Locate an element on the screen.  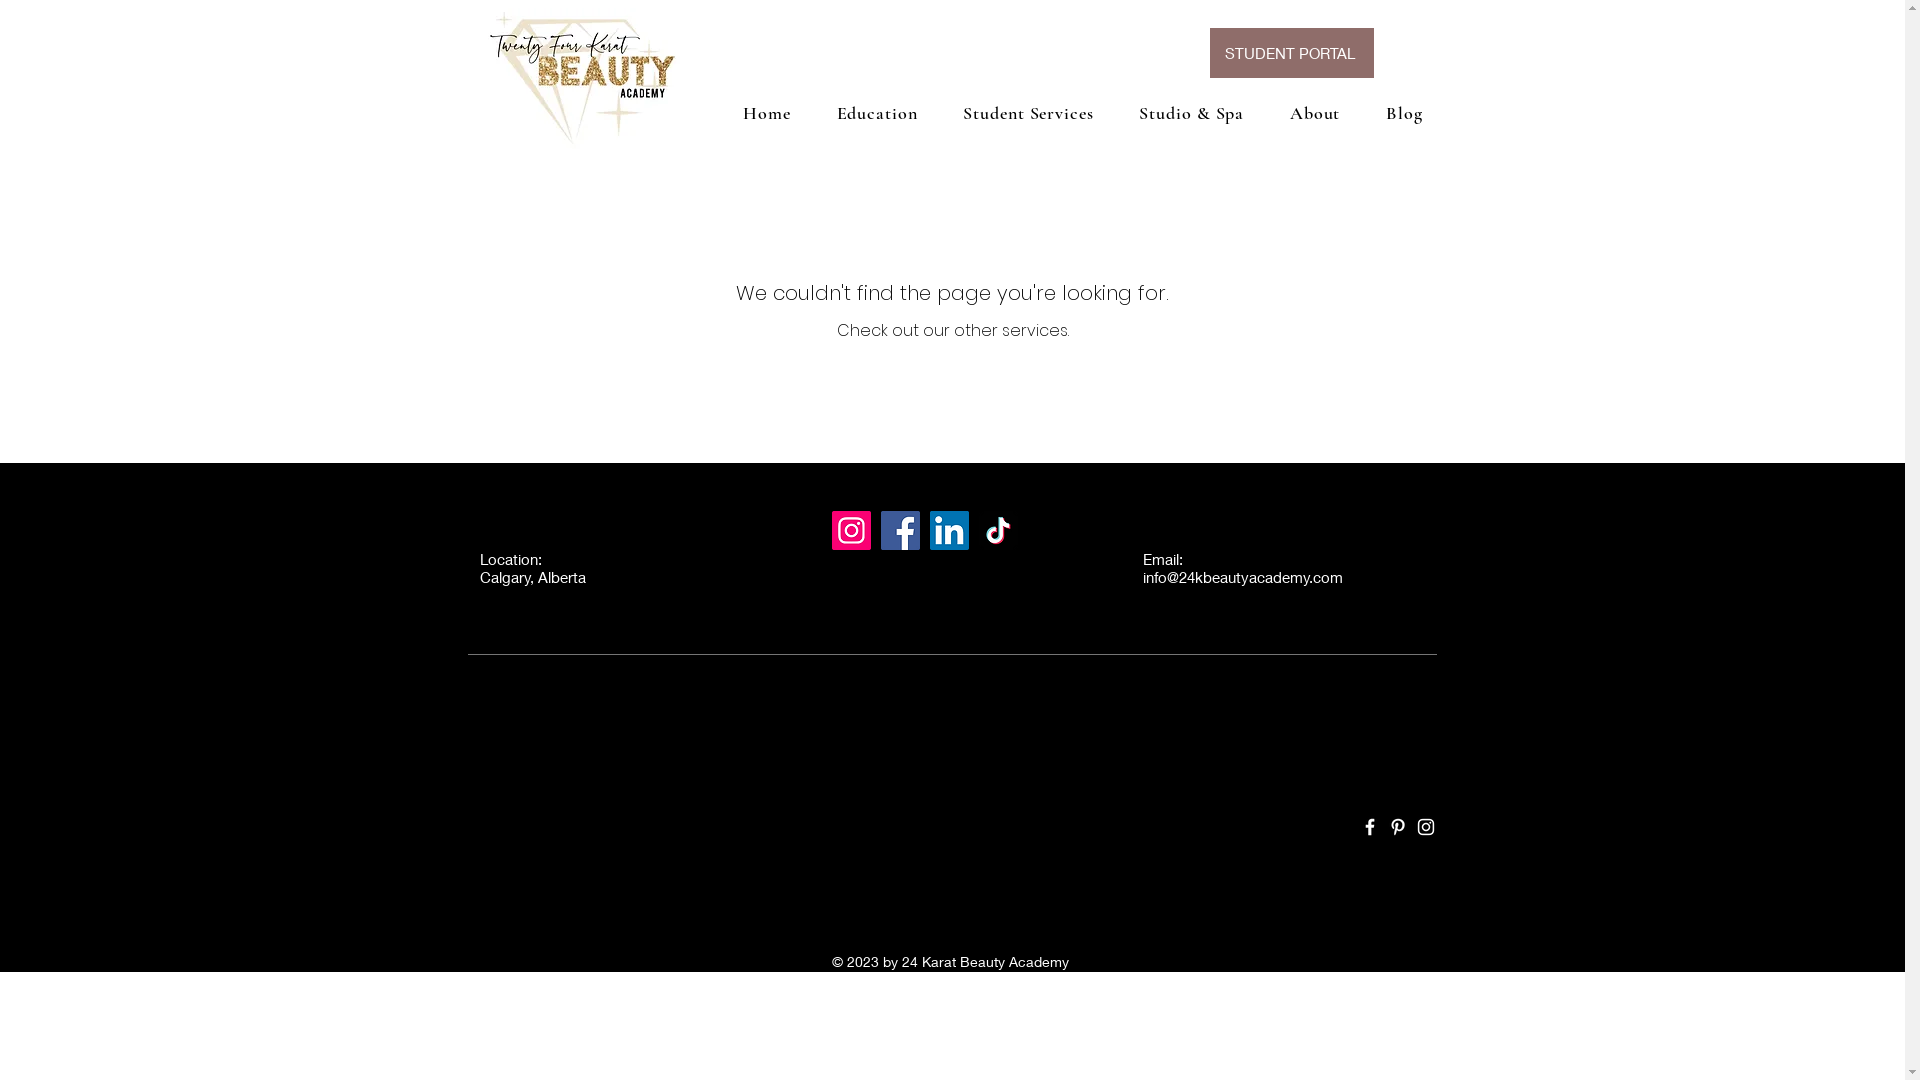
'Student Services' is located at coordinates (1028, 112).